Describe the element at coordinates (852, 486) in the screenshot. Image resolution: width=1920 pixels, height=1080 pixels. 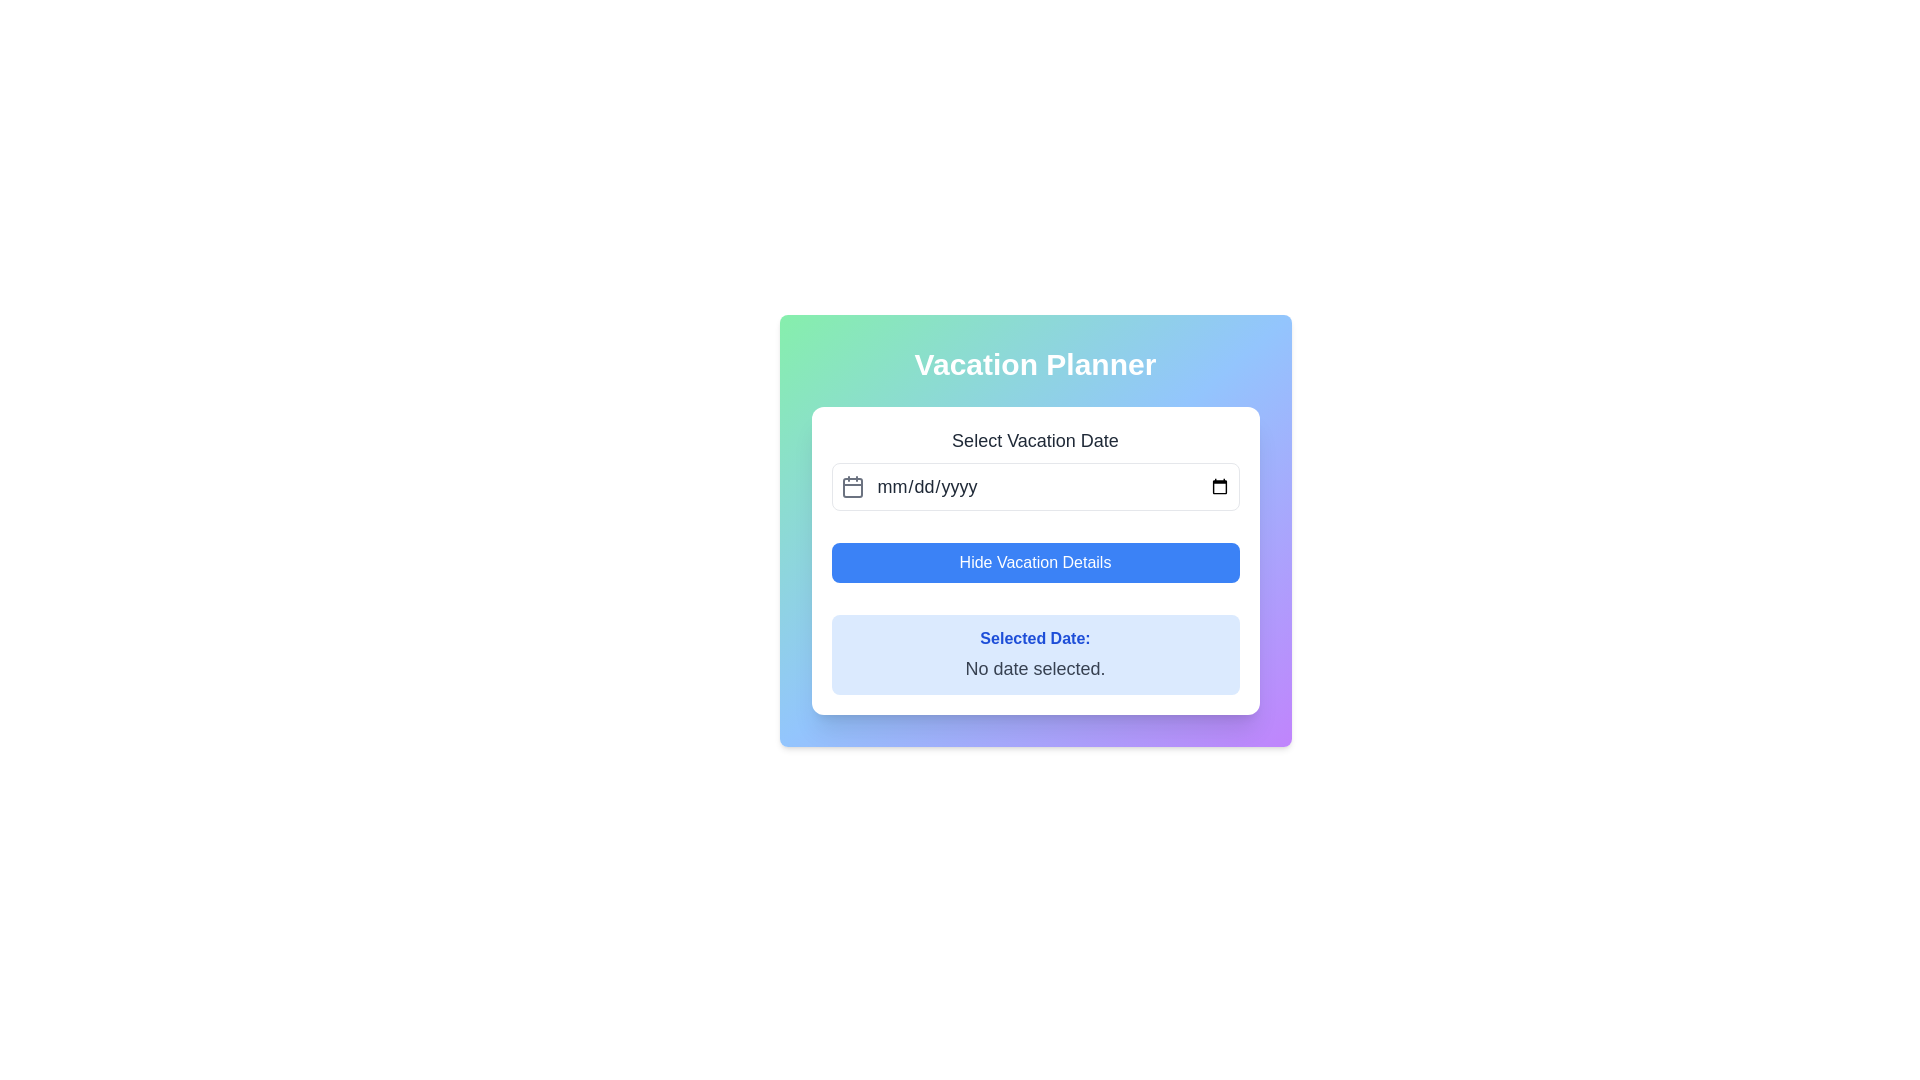
I see `the calendar icon, which is styled with a gray color and located to the left of the date input field, identified by its outlined square with rounded corners and two vertical lines above it` at that location.